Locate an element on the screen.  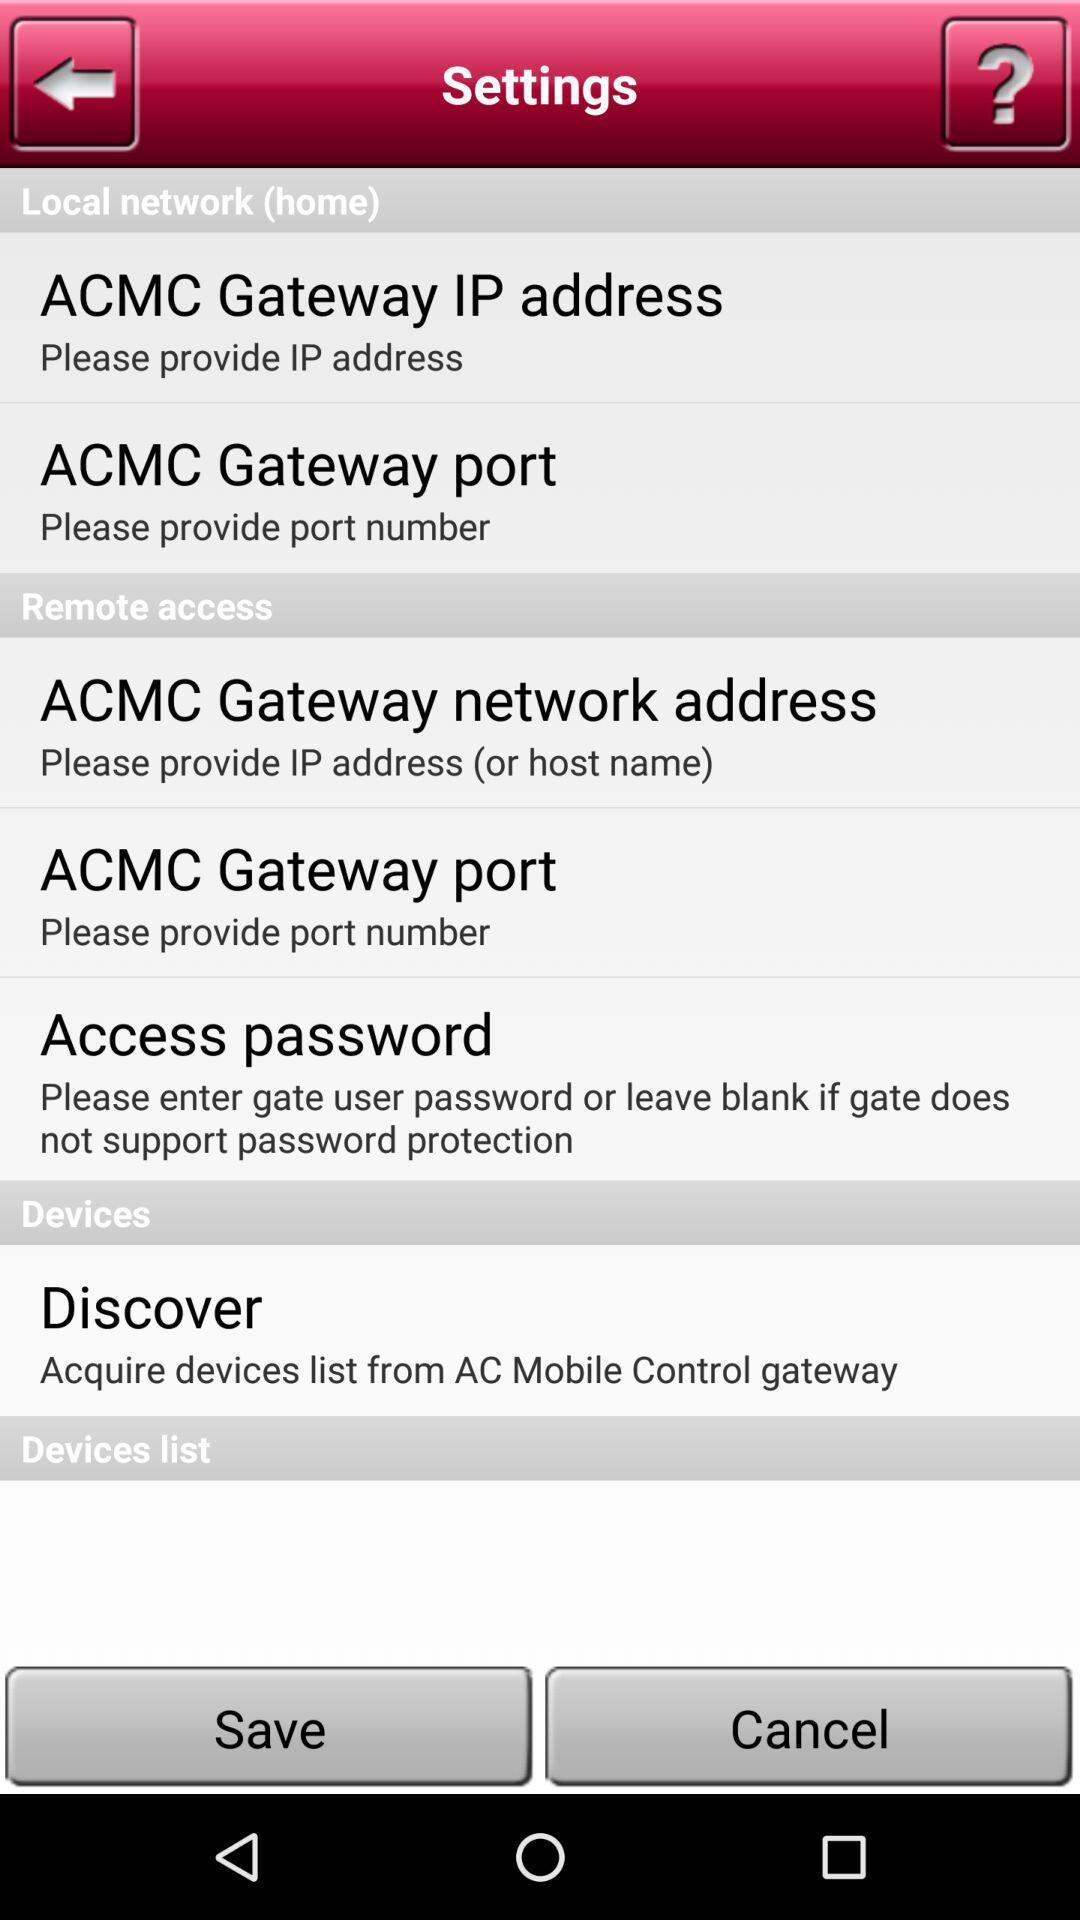
the access password icon is located at coordinates (265, 1032).